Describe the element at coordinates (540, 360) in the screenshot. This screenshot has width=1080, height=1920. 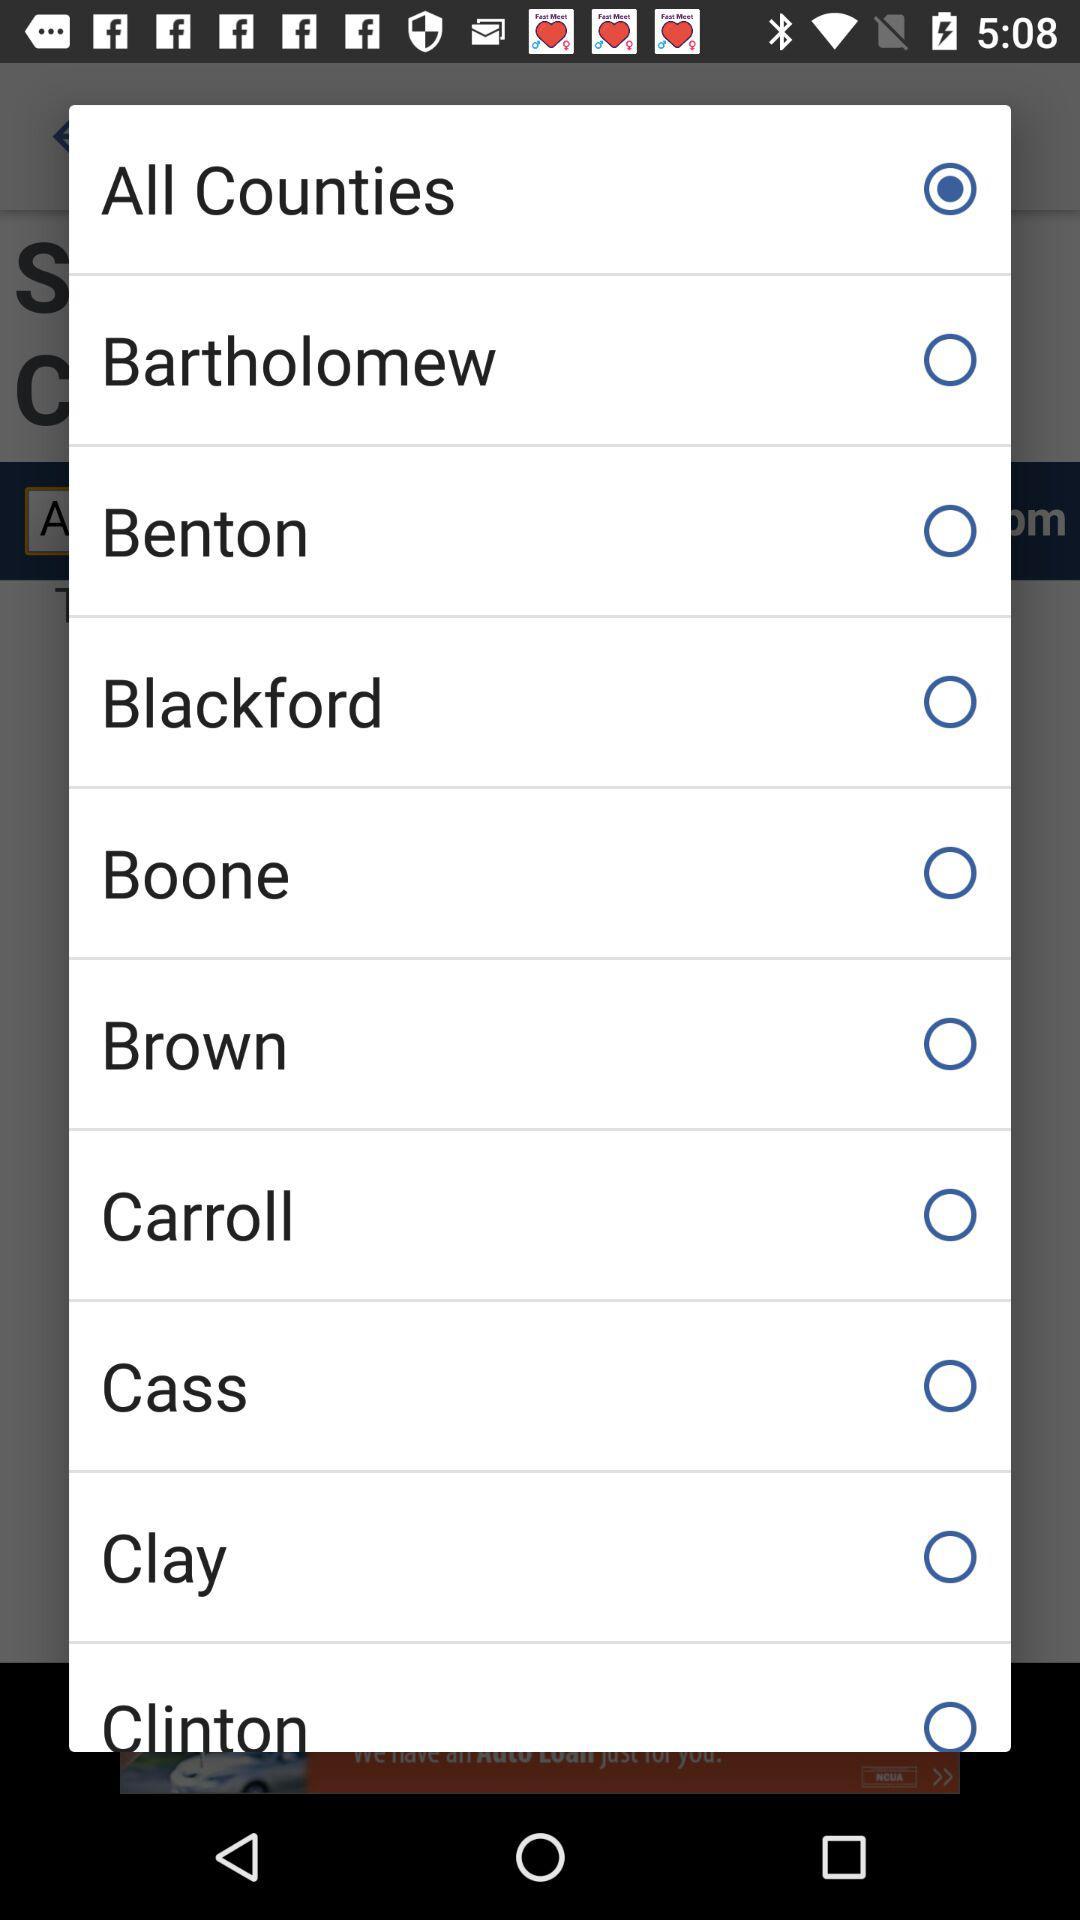
I see `the icon below all counties icon` at that location.